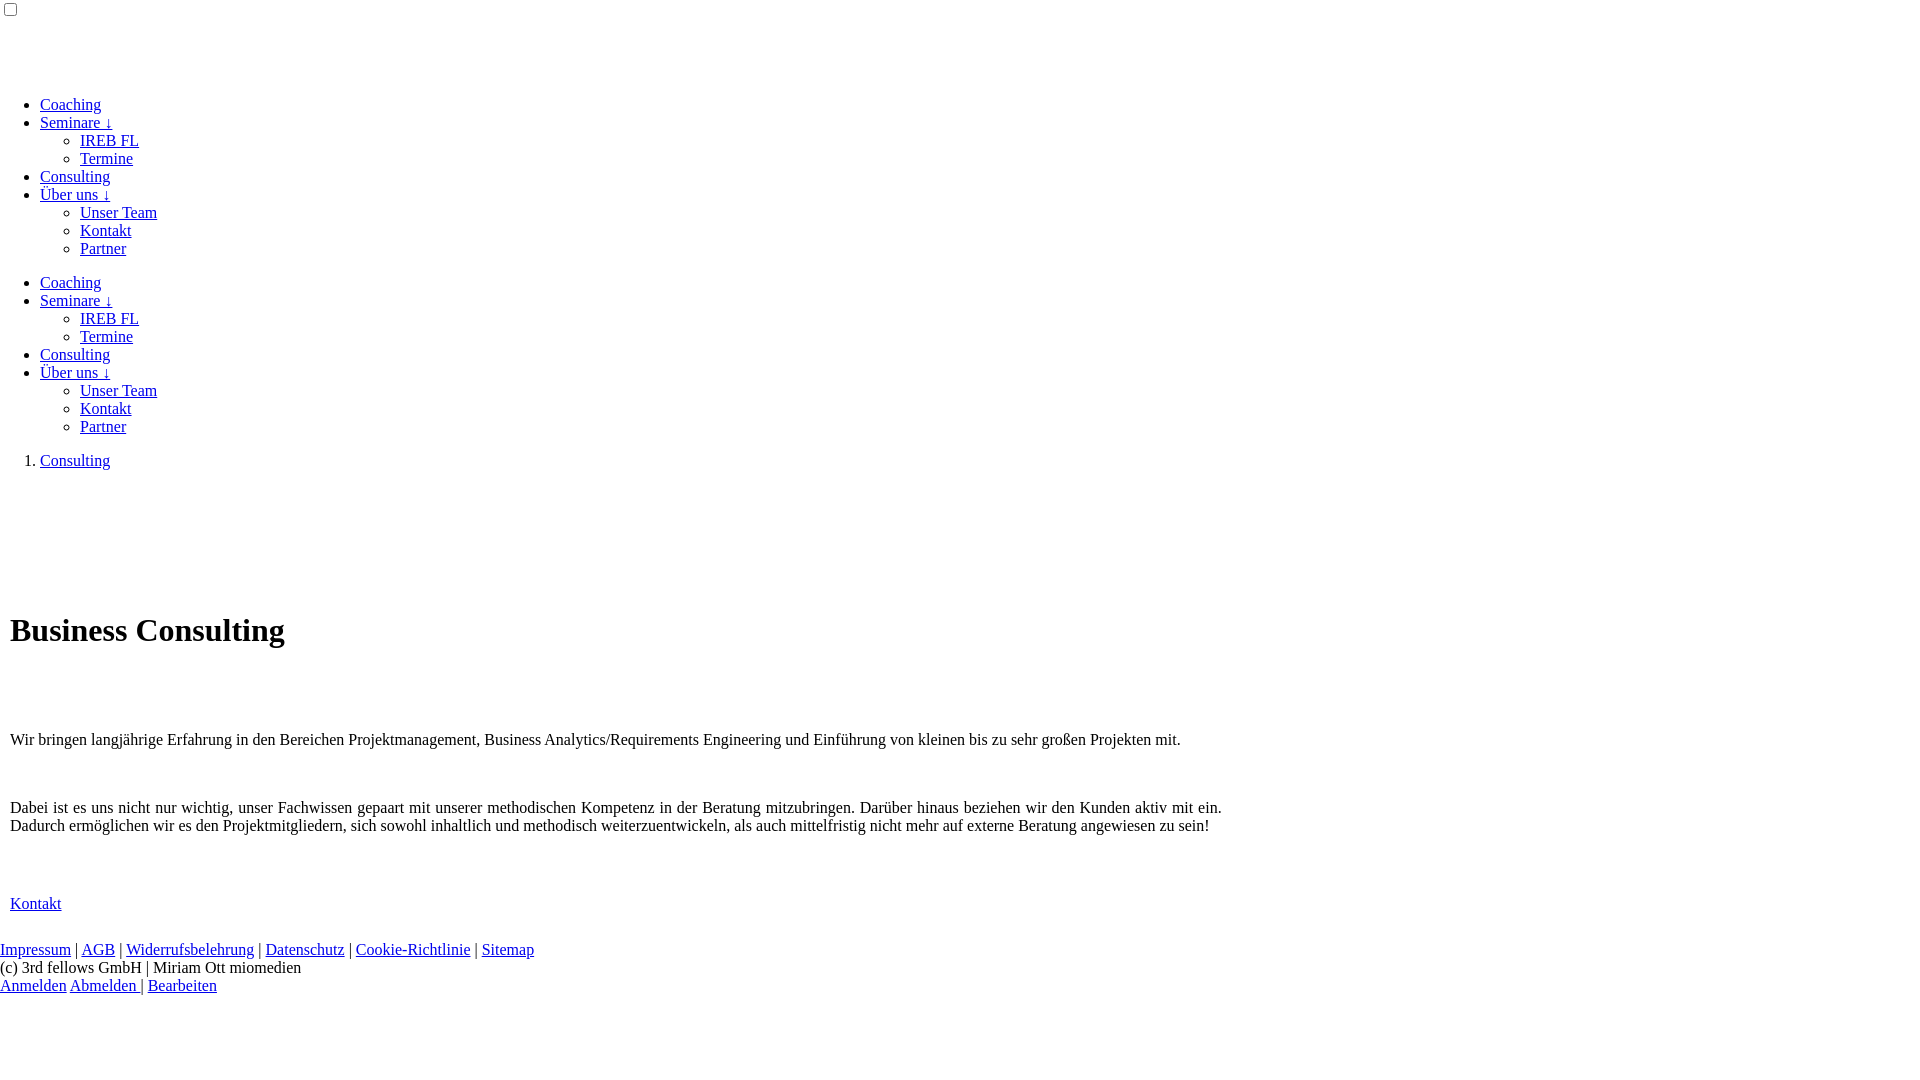 The width and height of the screenshot is (1920, 1080). I want to click on 'Termine', so click(105, 157).